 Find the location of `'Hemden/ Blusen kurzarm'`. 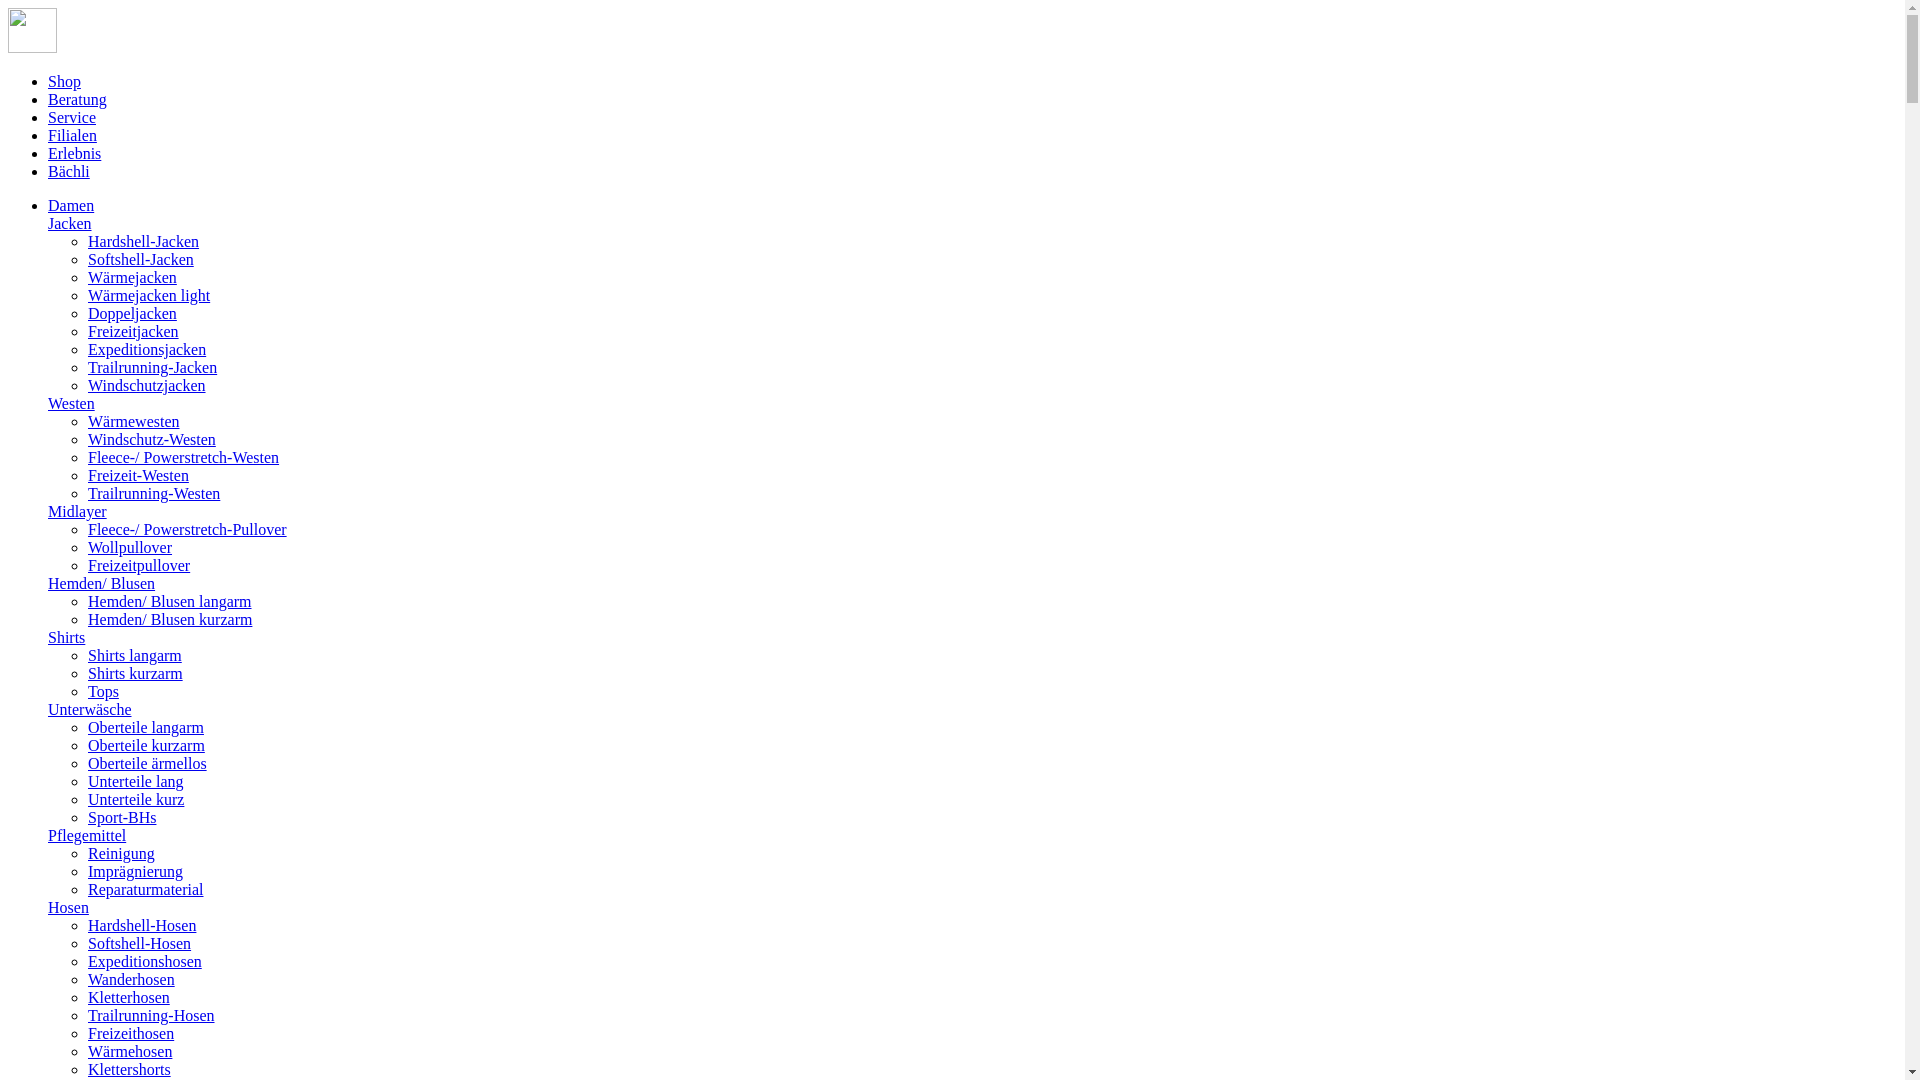

'Hemden/ Blusen kurzarm' is located at coordinates (169, 618).